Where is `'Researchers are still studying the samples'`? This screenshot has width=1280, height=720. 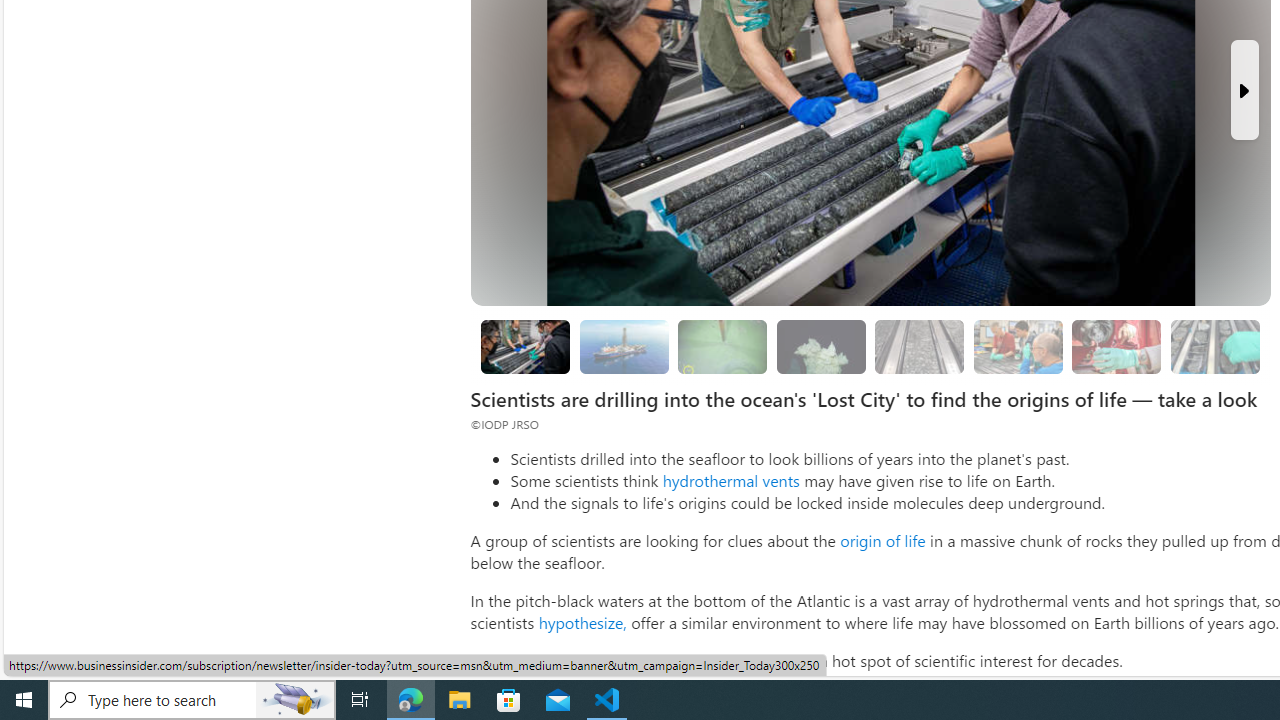 'Researchers are still studying the samples' is located at coordinates (1213, 345).